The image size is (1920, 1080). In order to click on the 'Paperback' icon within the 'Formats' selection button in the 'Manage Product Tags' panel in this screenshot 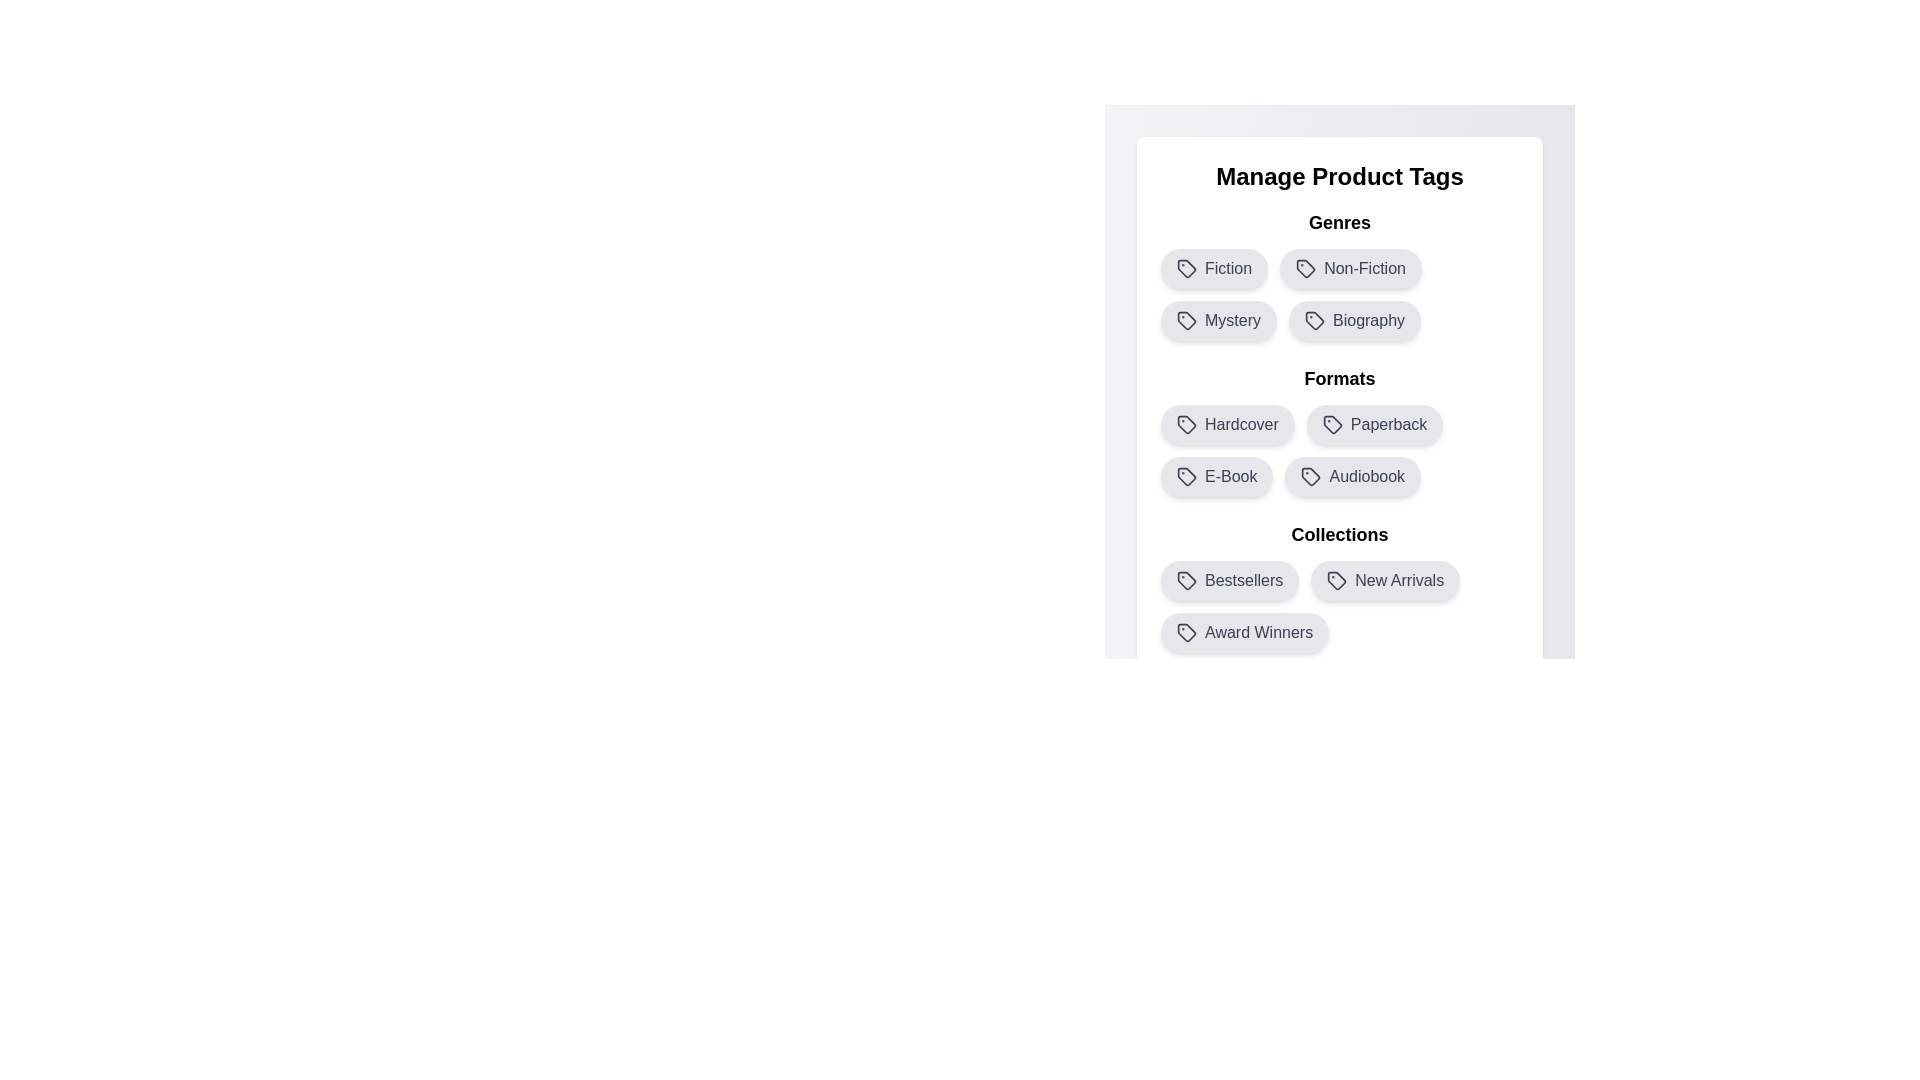, I will do `click(1332, 423)`.